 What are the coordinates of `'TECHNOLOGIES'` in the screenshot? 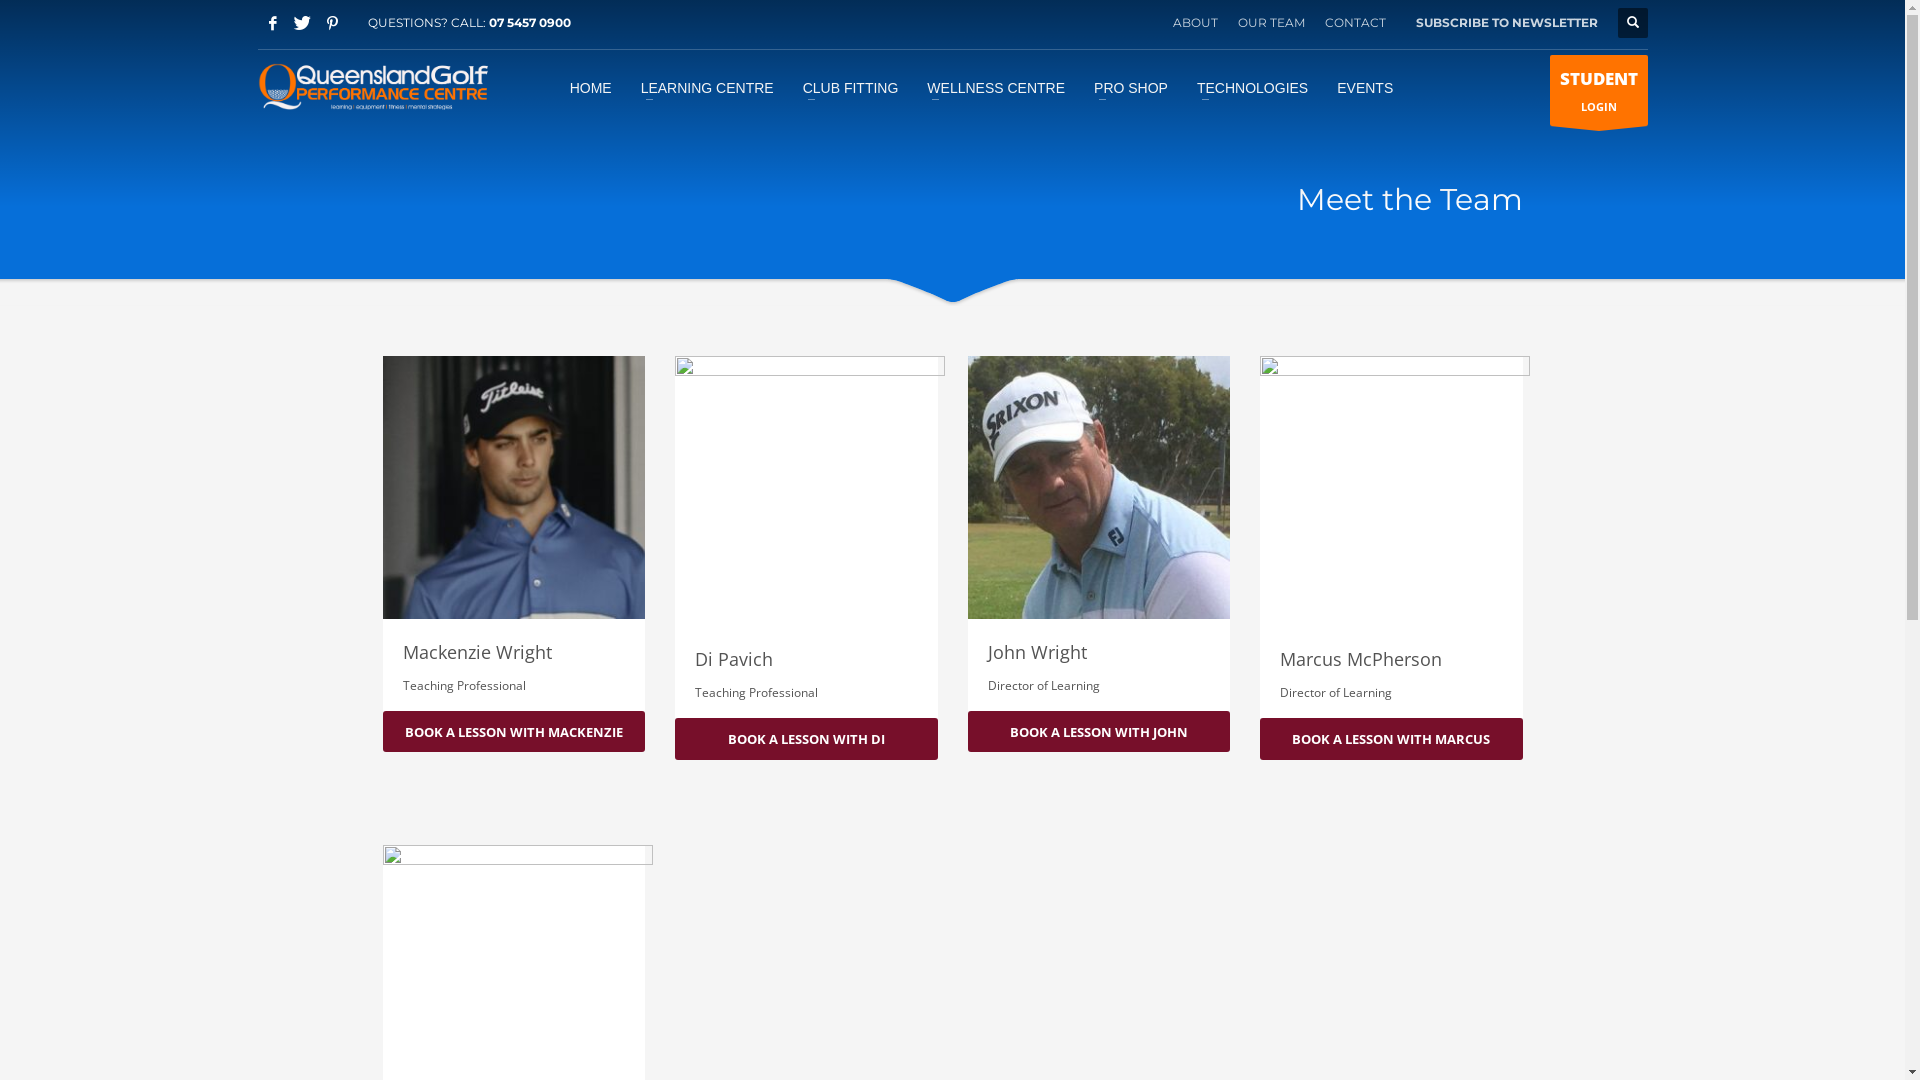 It's located at (1251, 86).